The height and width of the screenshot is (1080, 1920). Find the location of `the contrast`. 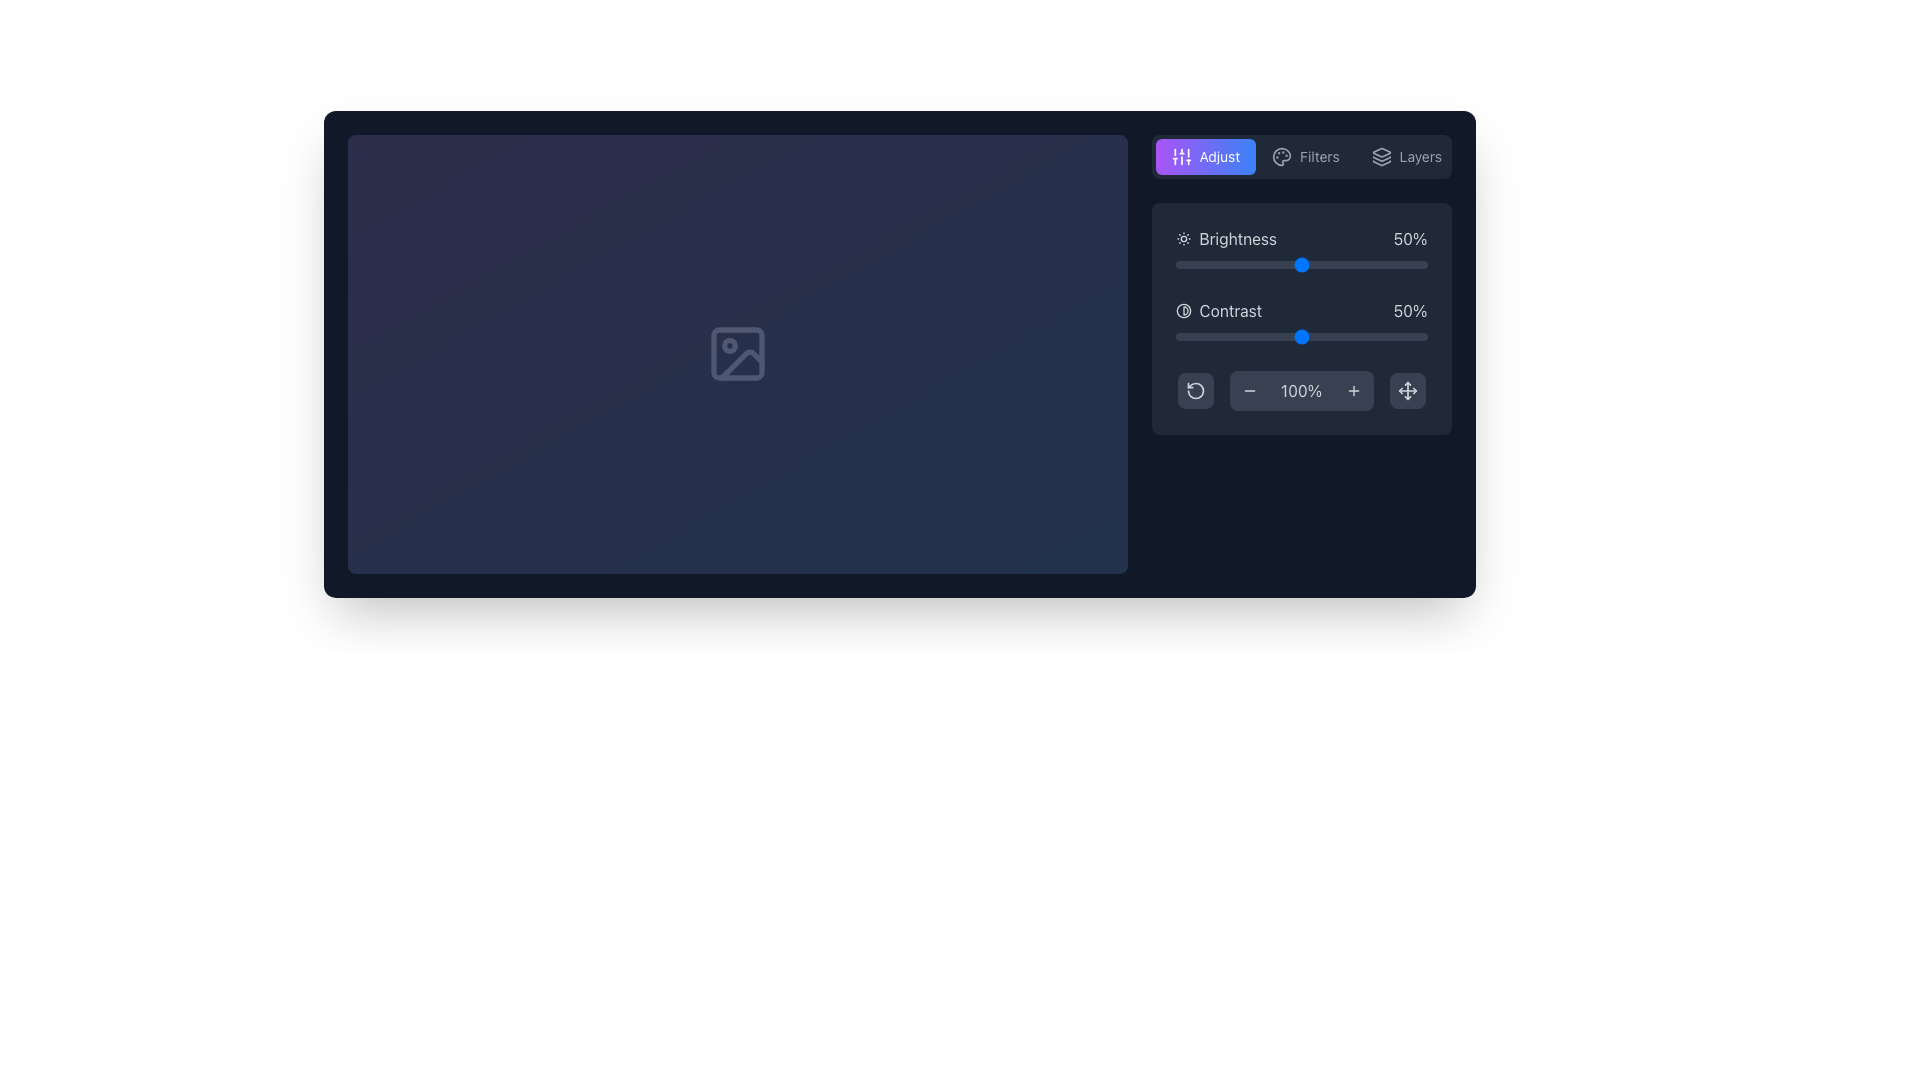

the contrast is located at coordinates (1204, 335).